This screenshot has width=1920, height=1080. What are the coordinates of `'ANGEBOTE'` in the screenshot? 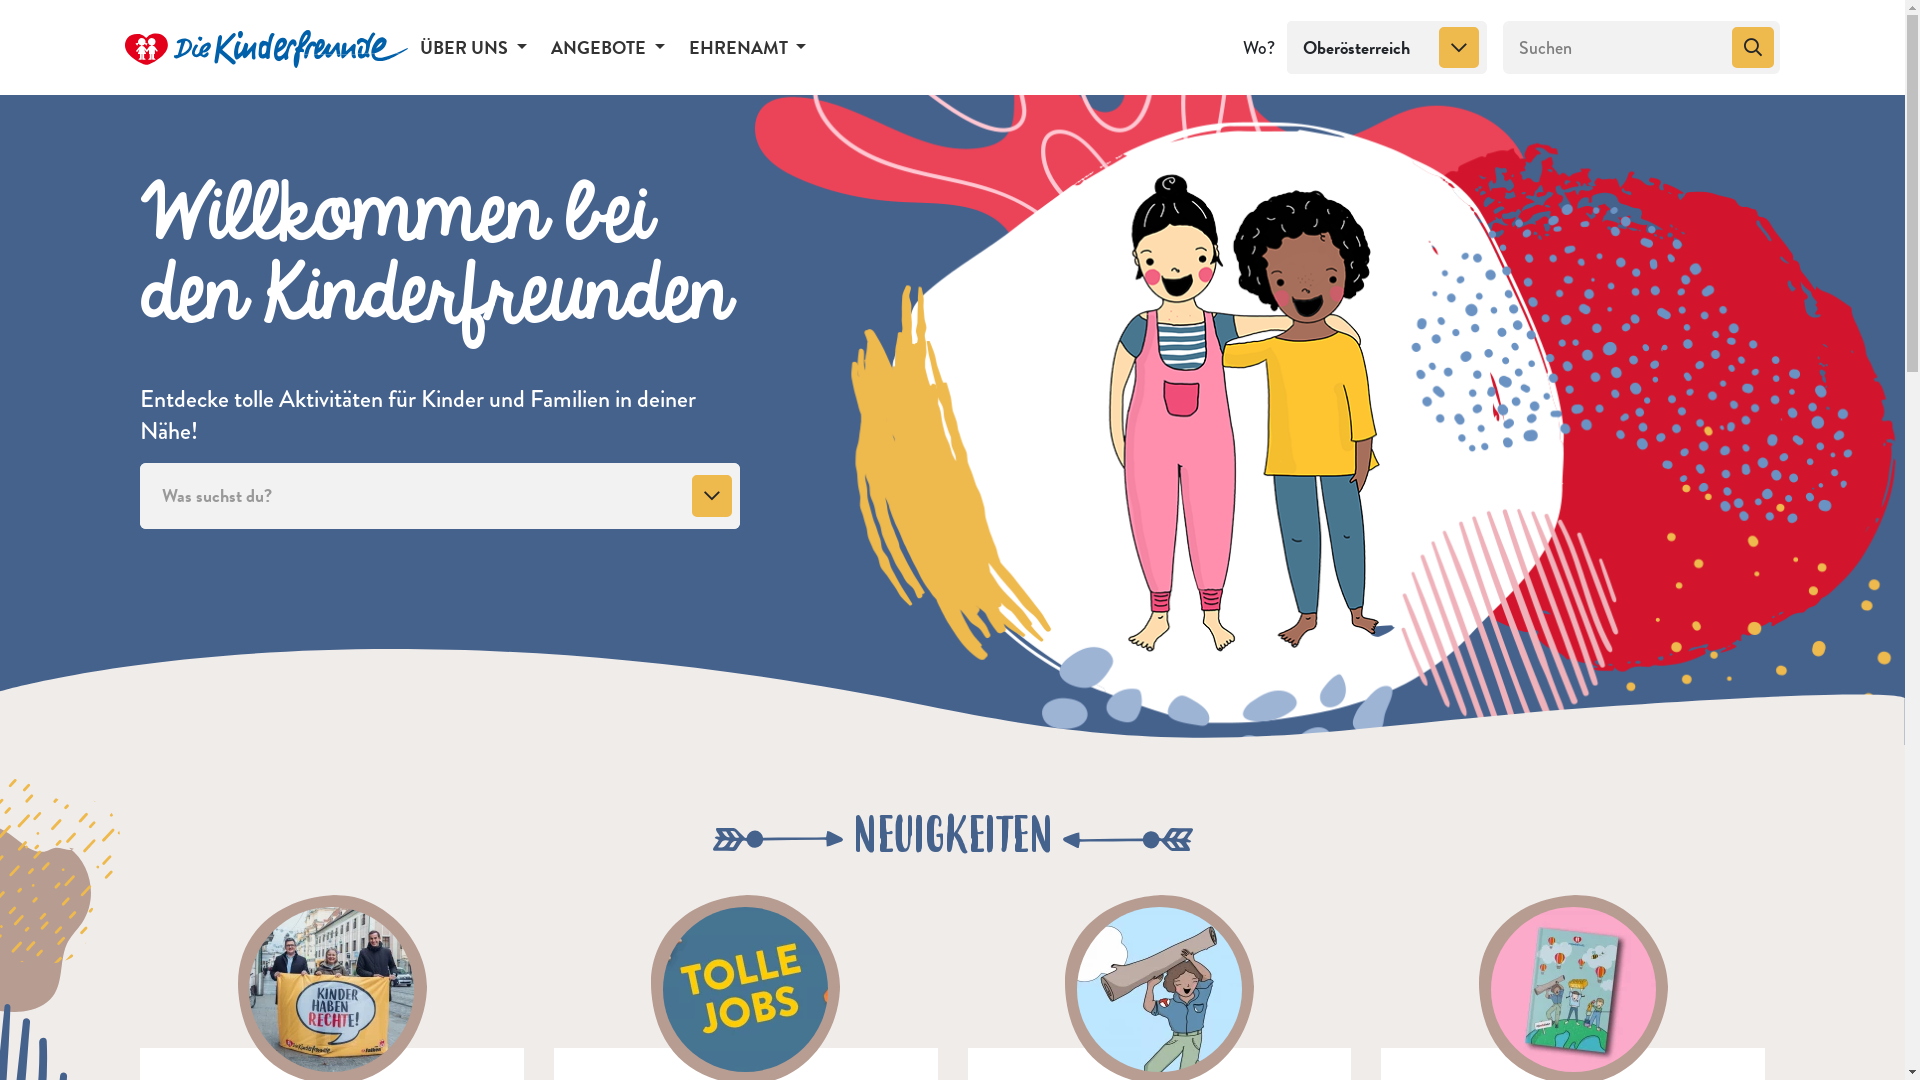 It's located at (607, 45).